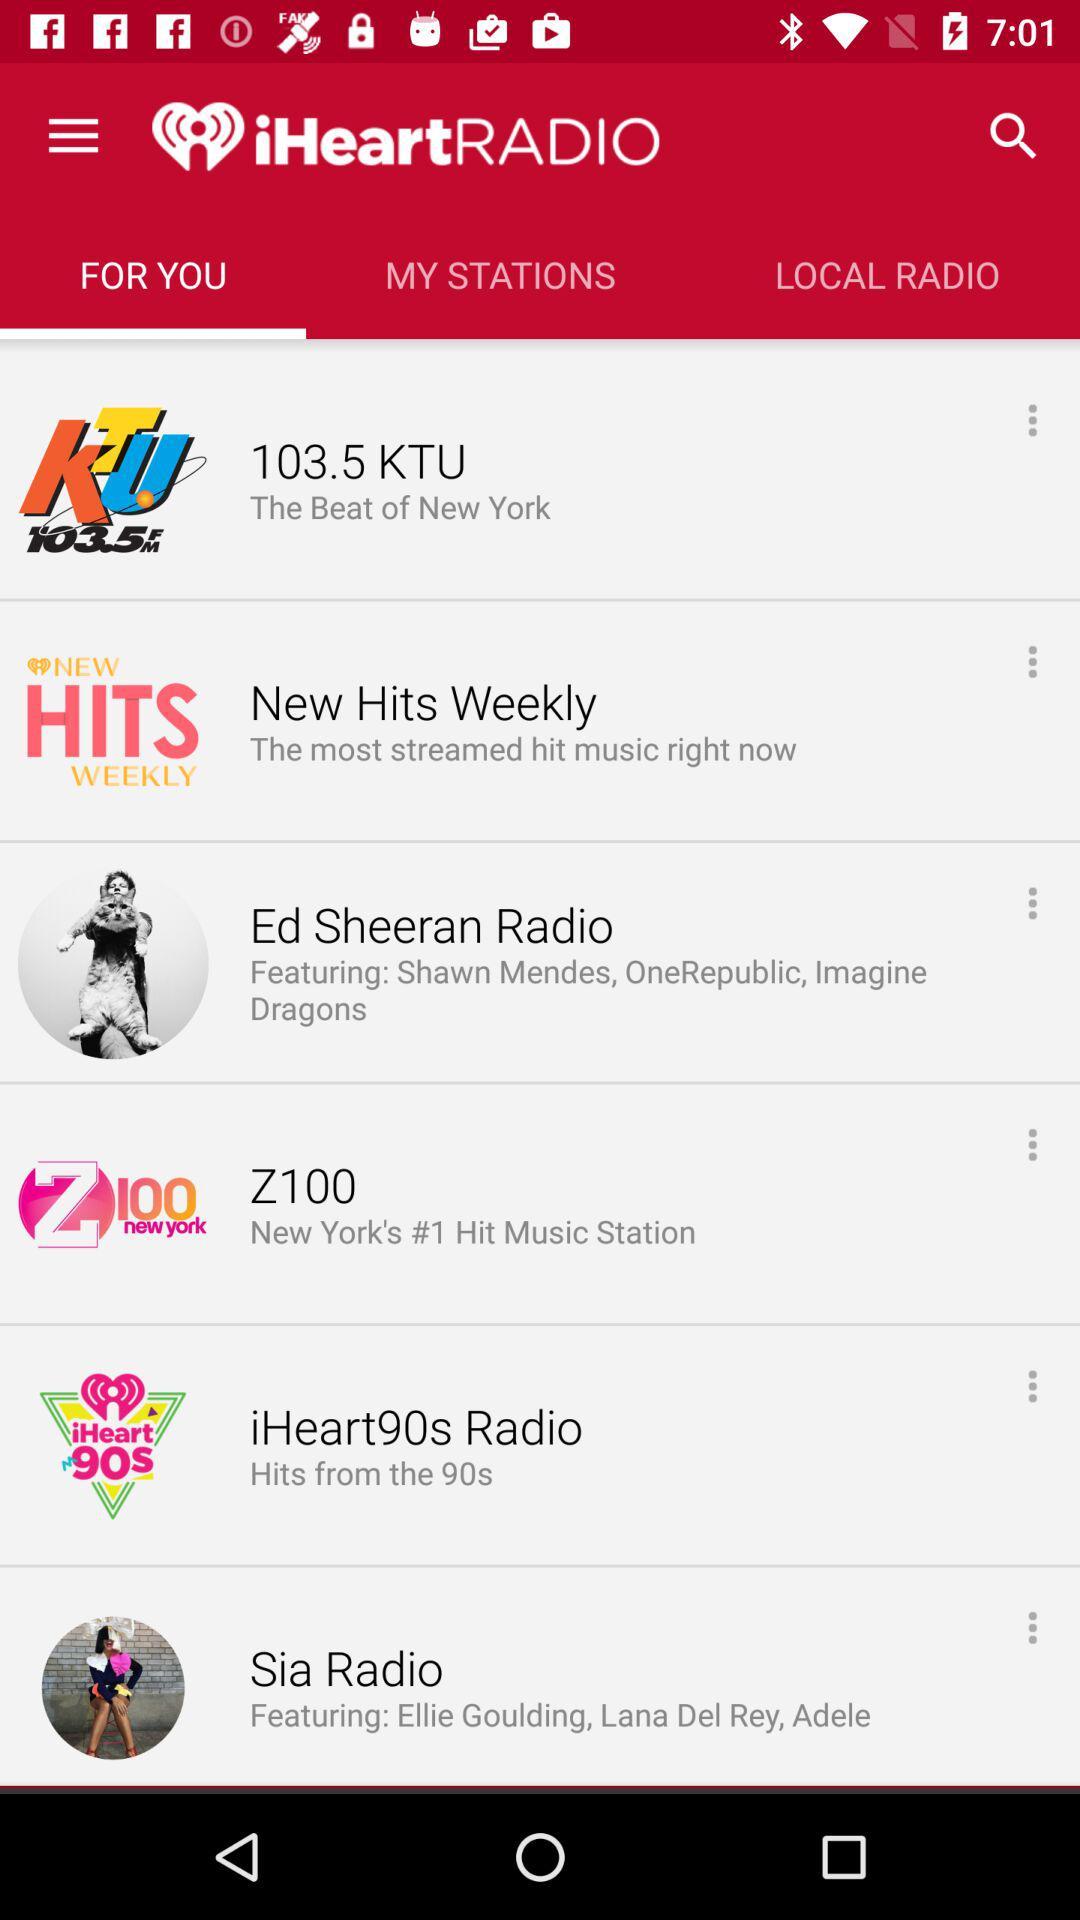  I want to click on hits from the, so click(371, 1474).